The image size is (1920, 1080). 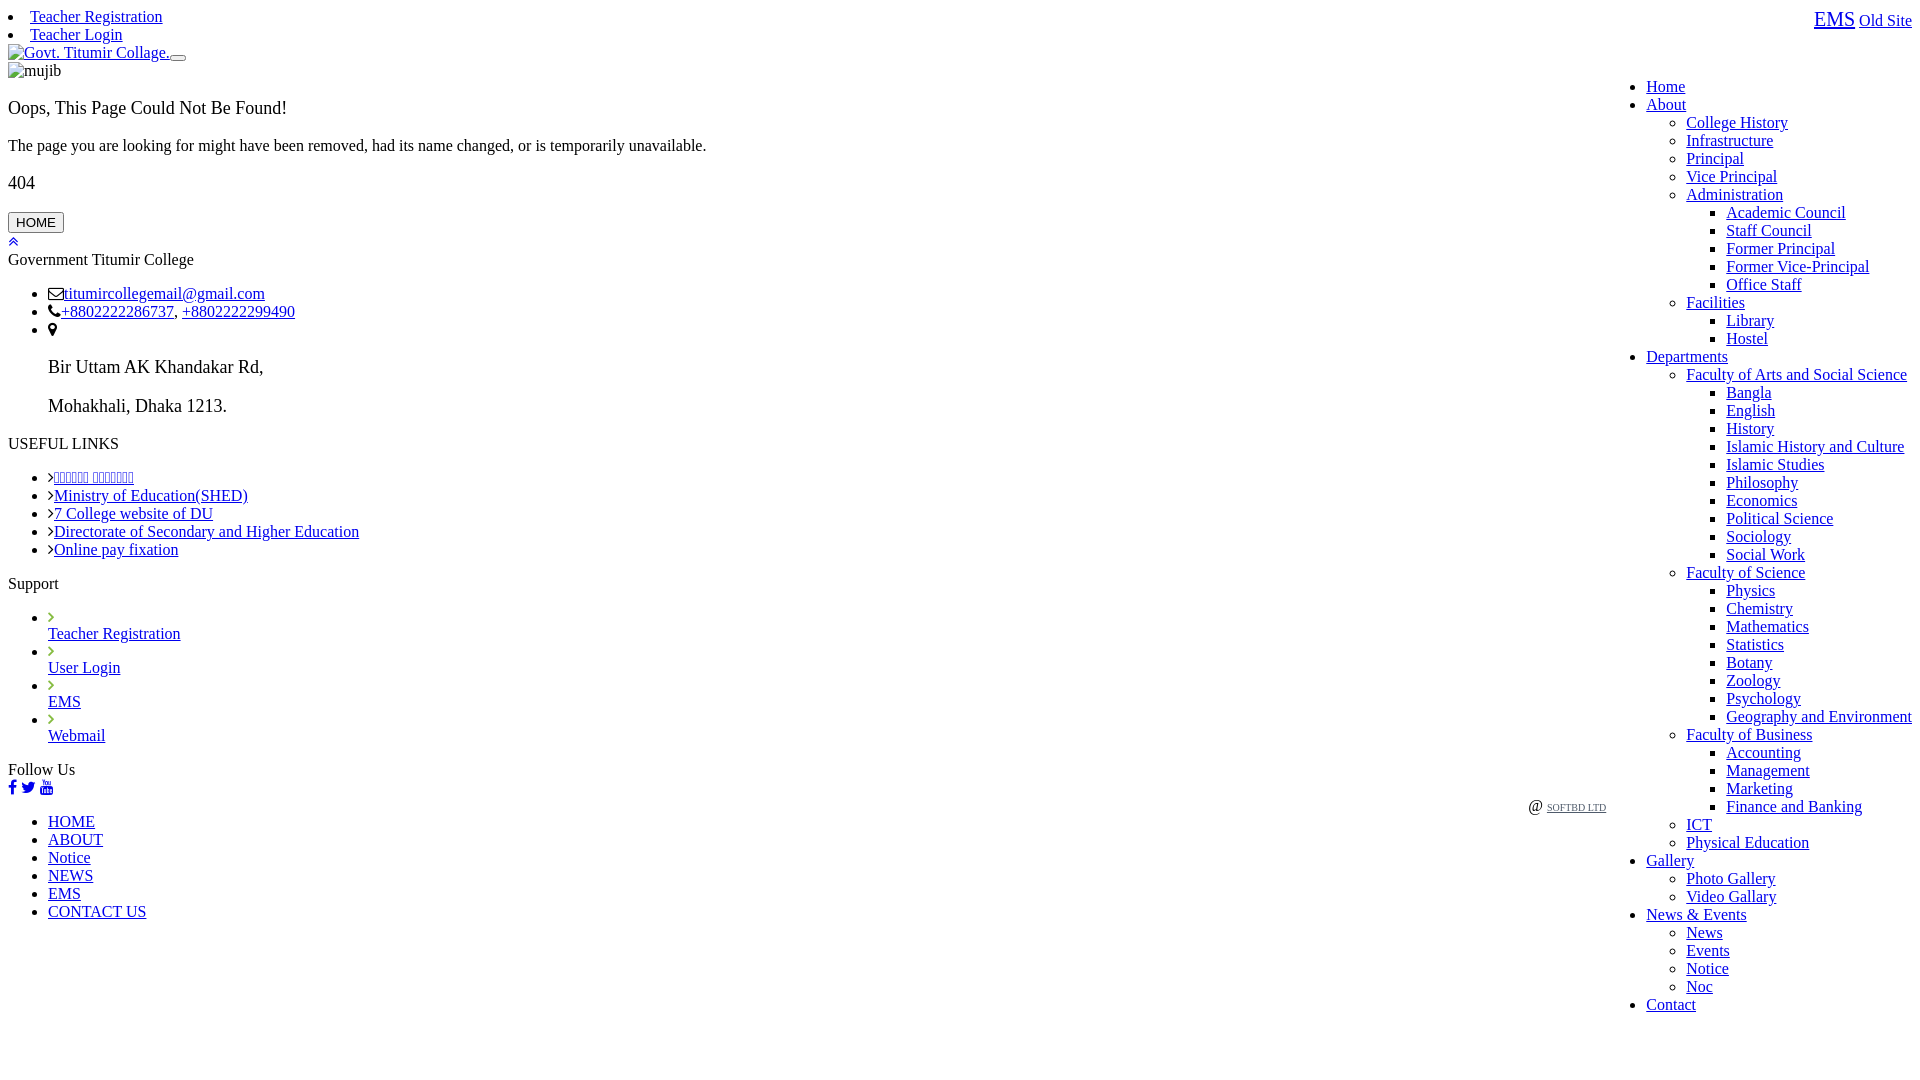 I want to click on 'Gallery', so click(x=1670, y=859).